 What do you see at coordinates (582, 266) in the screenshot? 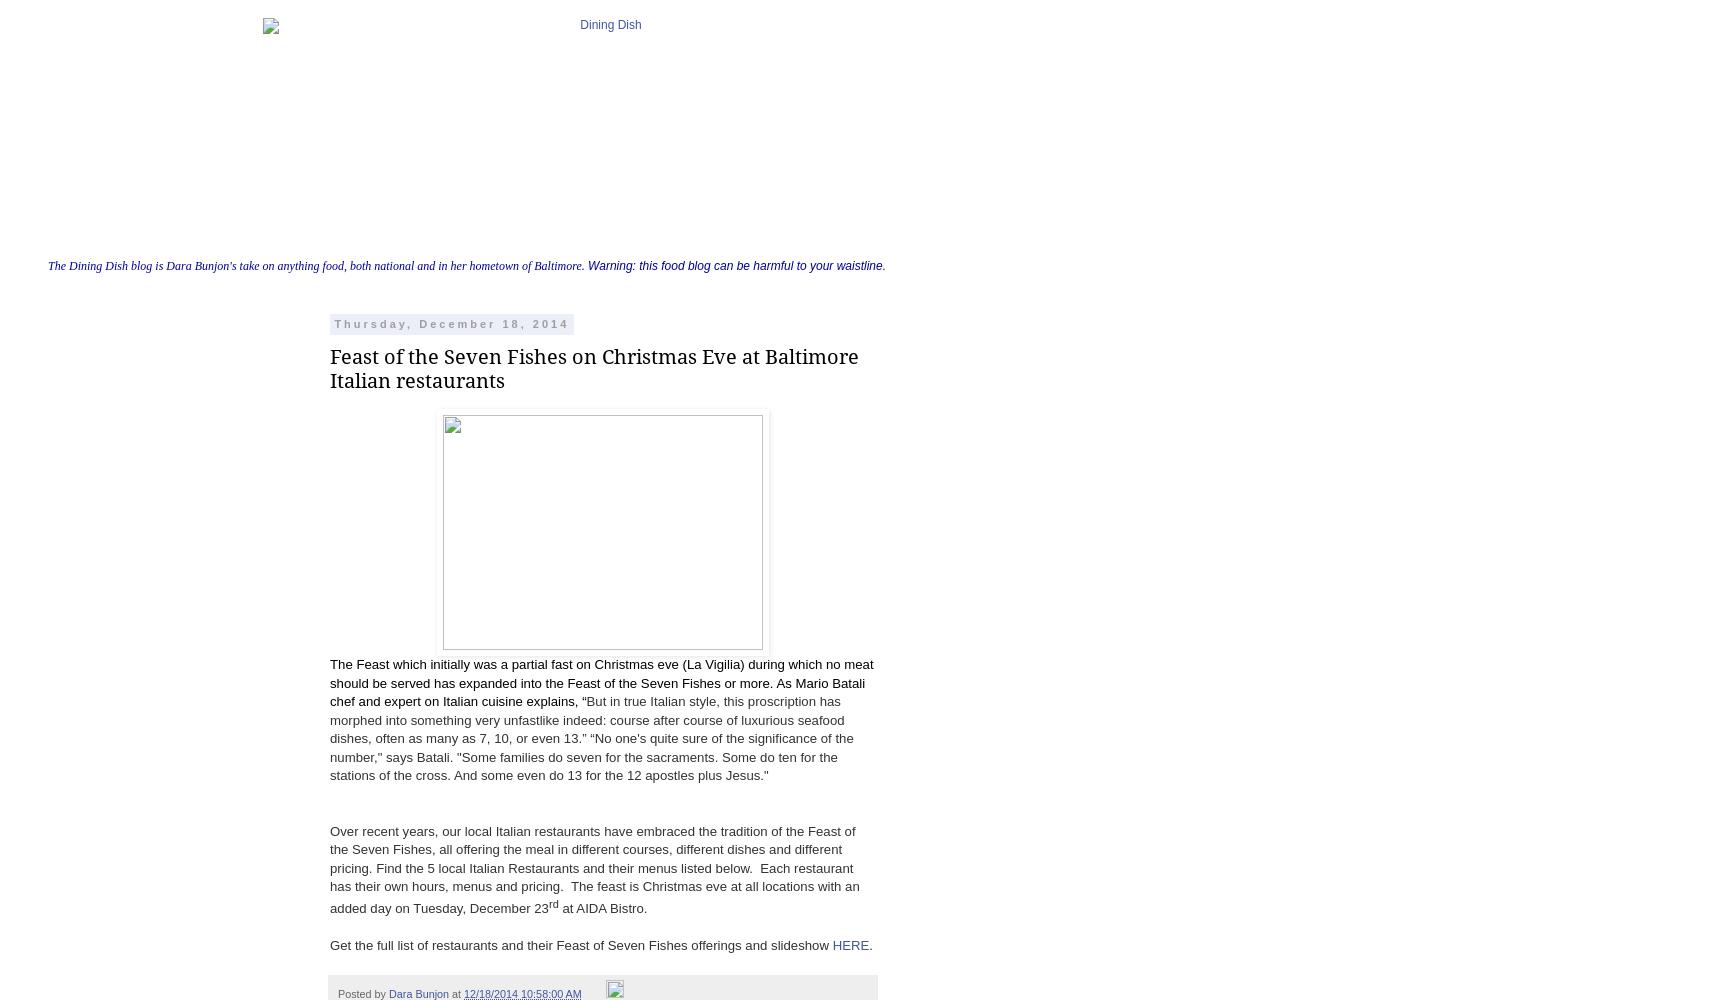
I see `'Warning: this food blog can be harmful to your waistline.'` at bounding box center [582, 266].